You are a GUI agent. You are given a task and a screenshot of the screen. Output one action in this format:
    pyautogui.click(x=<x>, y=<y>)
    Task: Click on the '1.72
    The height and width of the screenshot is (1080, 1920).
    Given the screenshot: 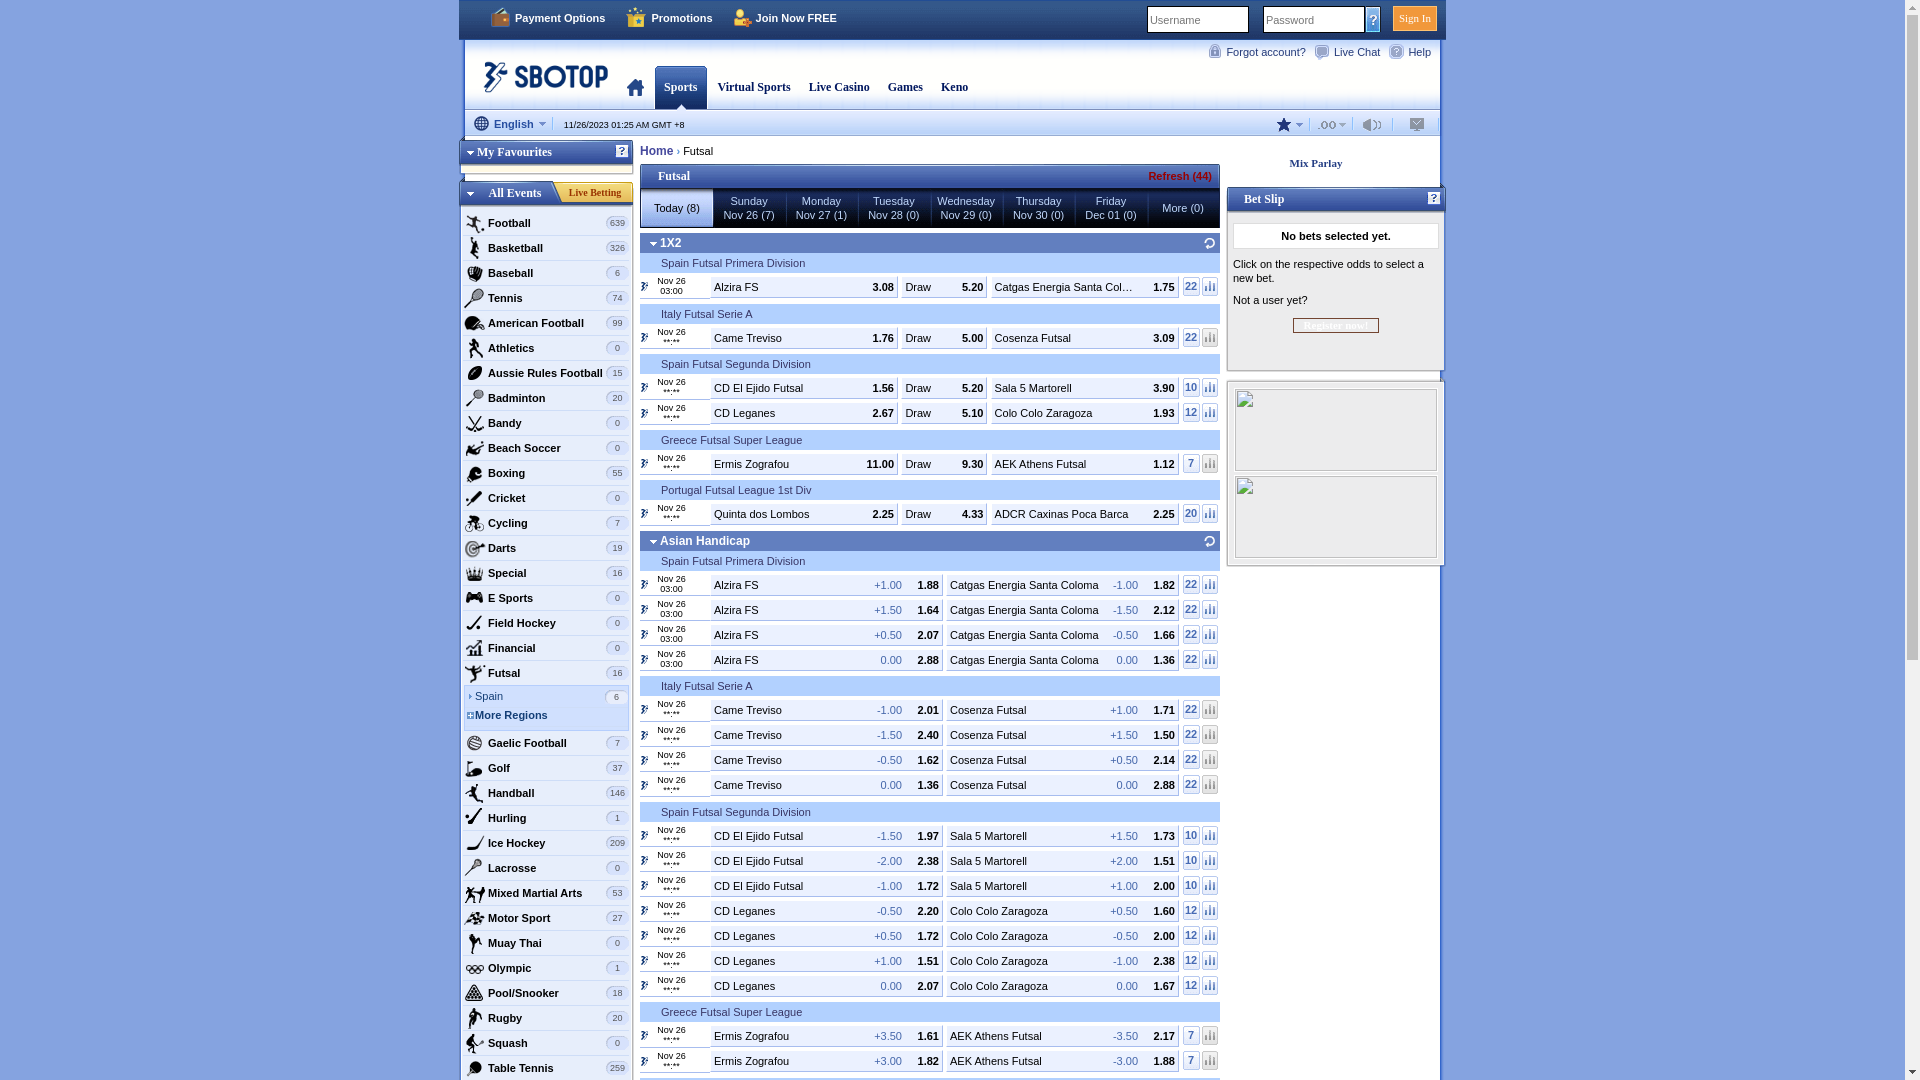 What is the action you would take?
    pyautogui.click(x=826, y=883)
    